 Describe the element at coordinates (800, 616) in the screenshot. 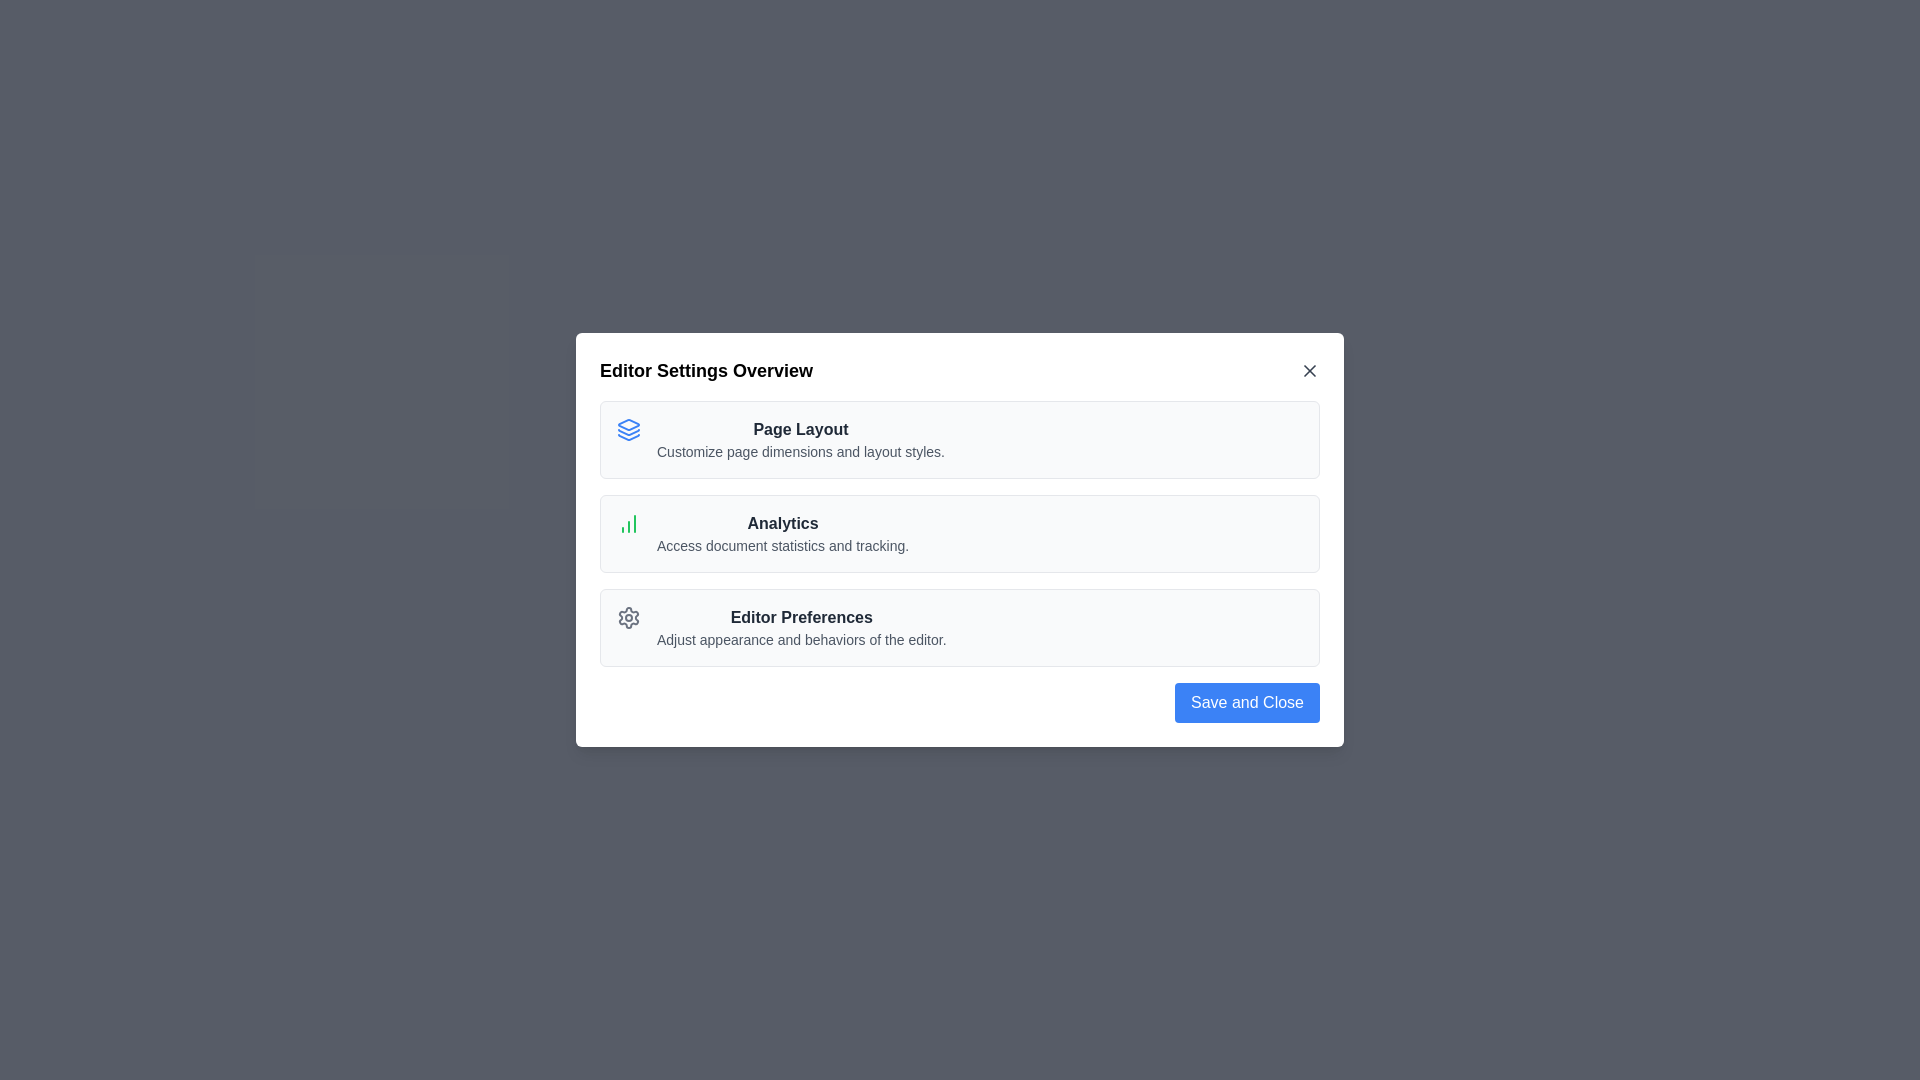

I see `the text of the option Editor Preferences to select it` at that location.